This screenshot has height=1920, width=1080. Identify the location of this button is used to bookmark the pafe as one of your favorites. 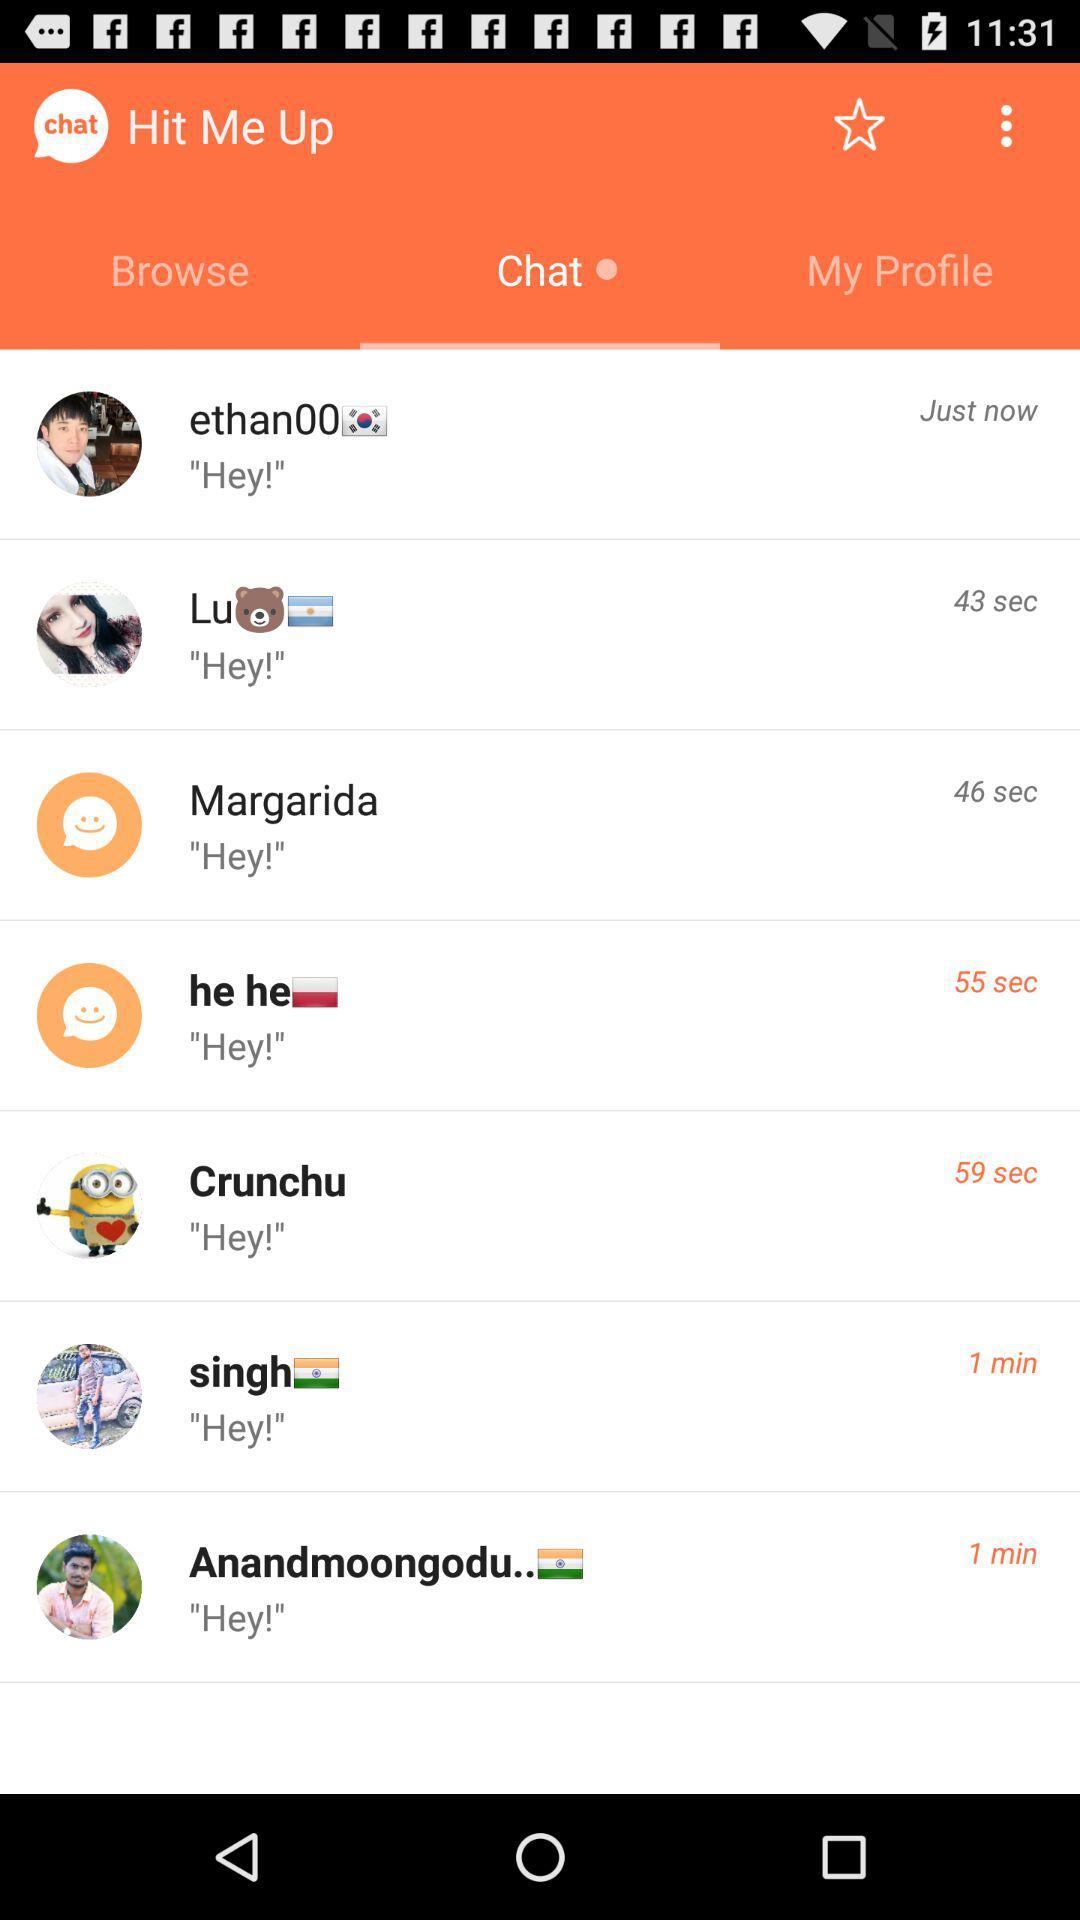
(858, 124).